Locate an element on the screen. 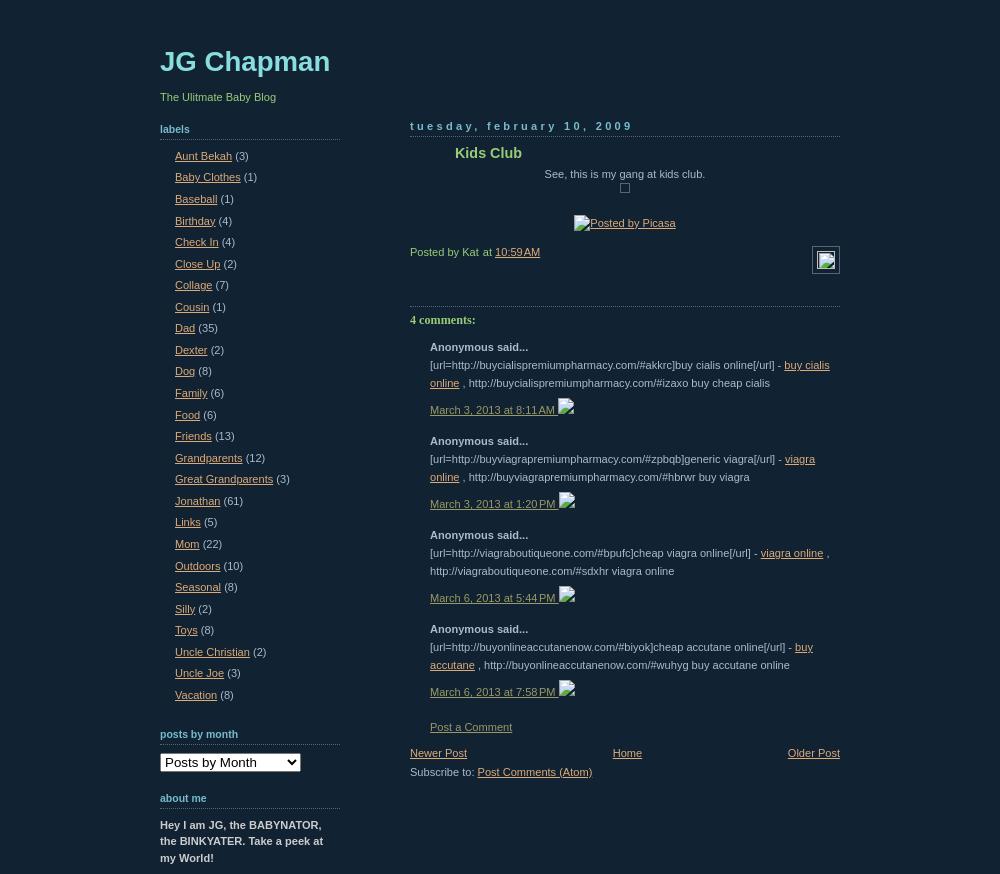  'About me' is located at coordinates (183, 796).